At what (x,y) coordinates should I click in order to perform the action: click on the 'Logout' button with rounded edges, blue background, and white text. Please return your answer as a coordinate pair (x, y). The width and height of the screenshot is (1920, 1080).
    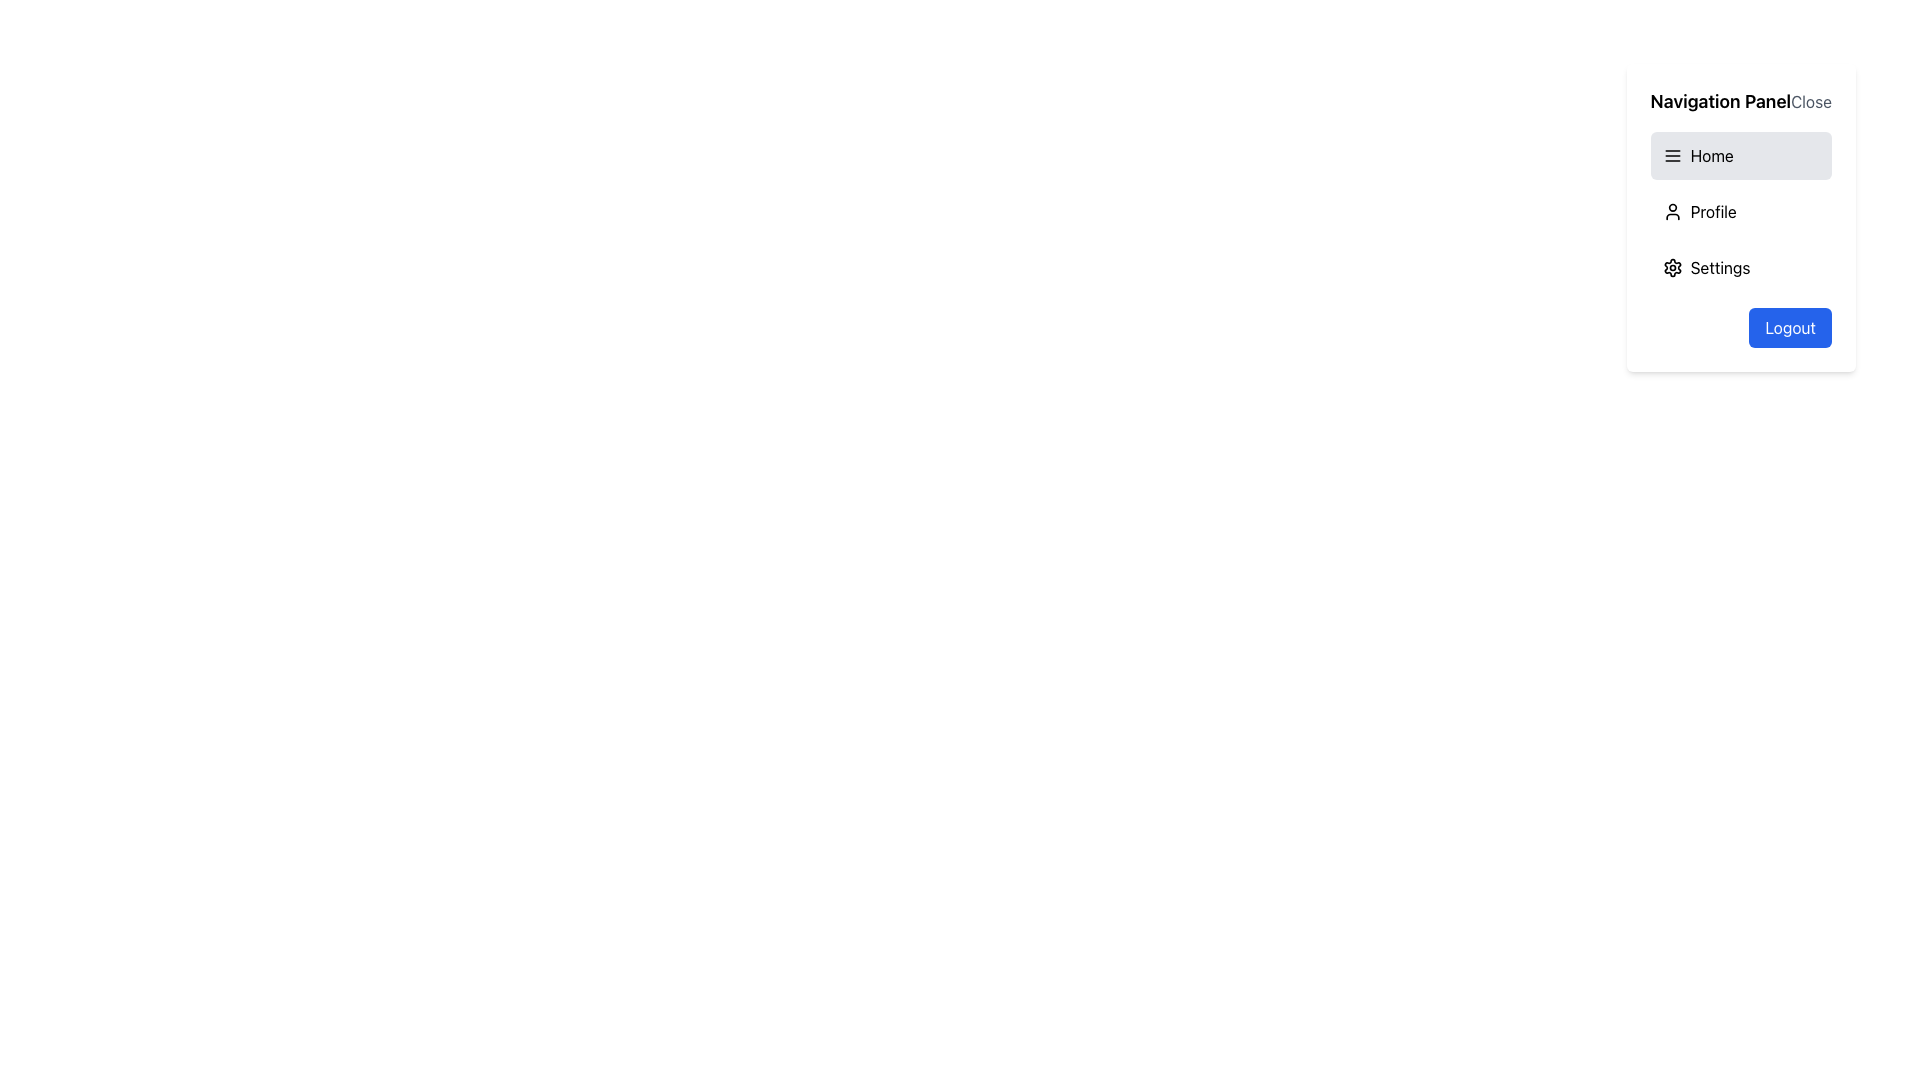
    Looking at the image, I should click on (1790, 326).